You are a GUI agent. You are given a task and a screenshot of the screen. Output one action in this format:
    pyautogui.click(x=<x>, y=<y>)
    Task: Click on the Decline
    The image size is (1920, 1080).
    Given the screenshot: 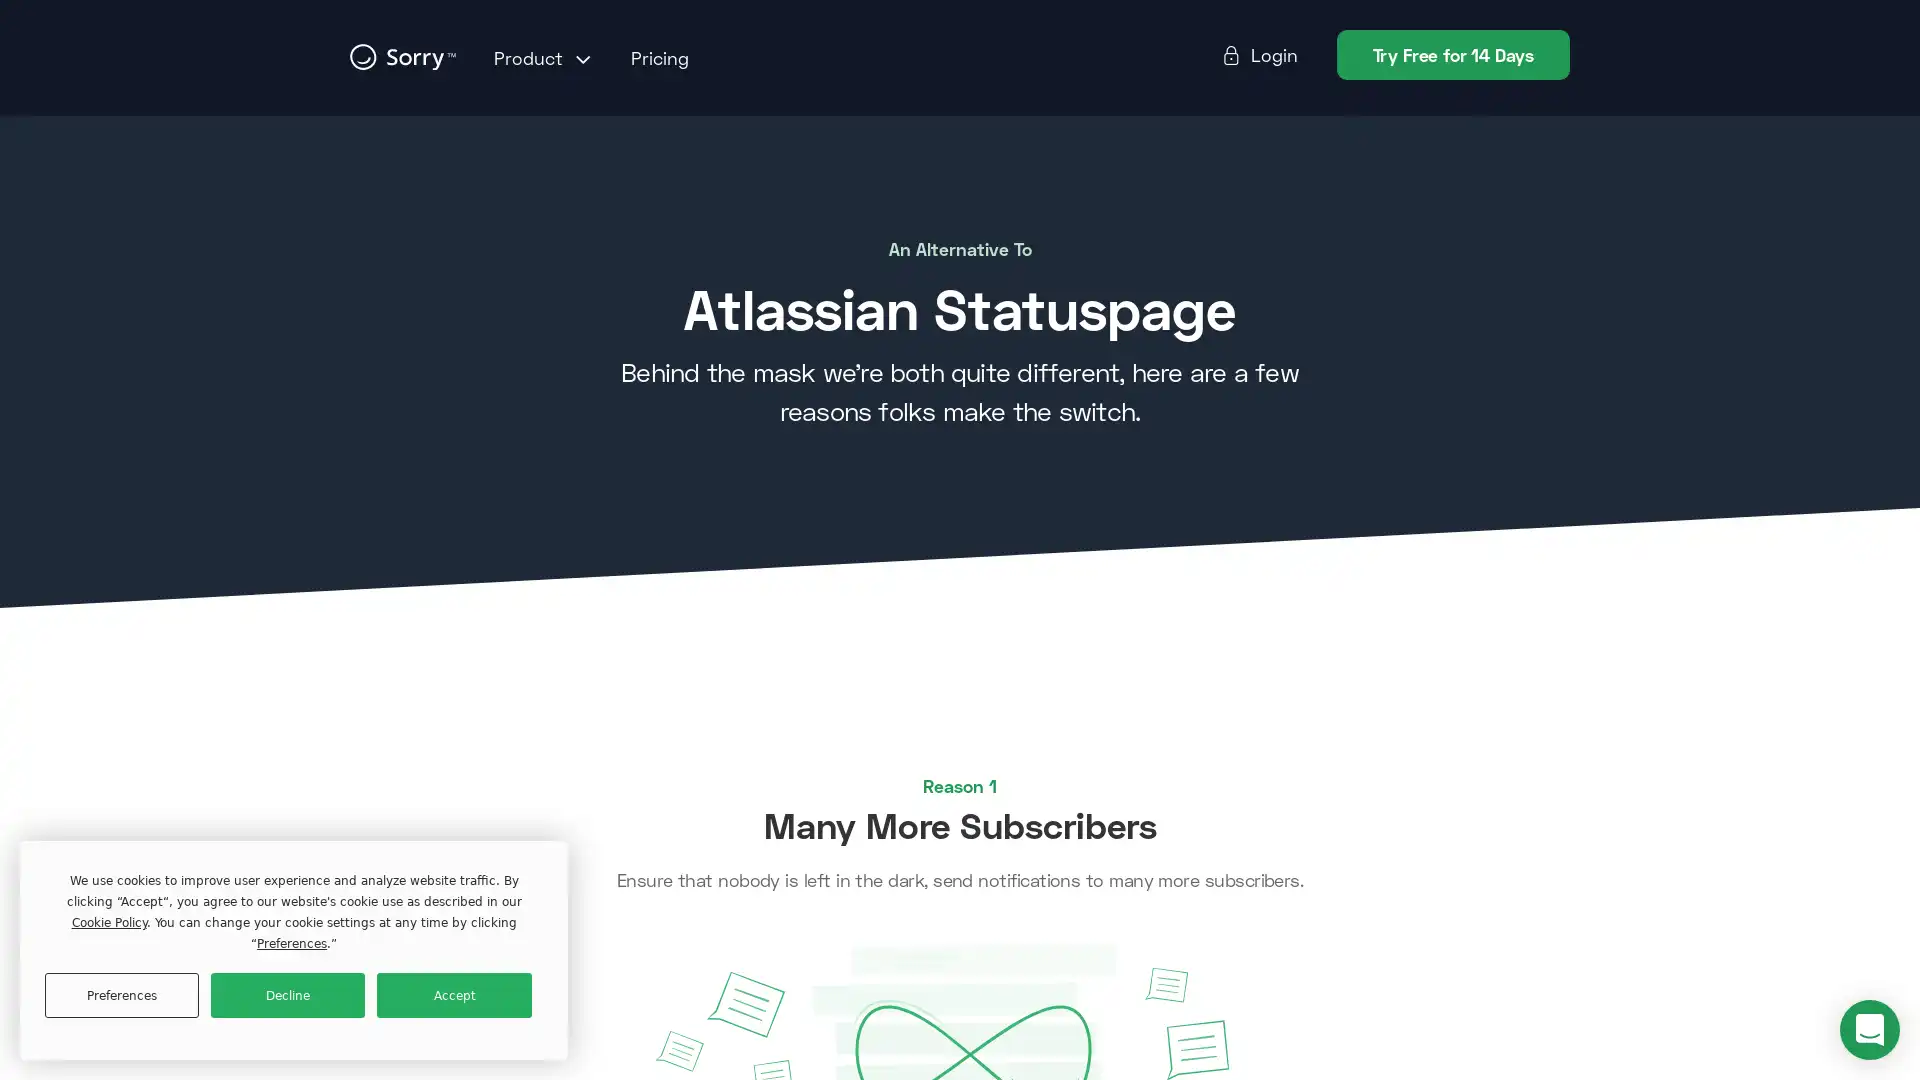 What is the action you would take?
    pyautogui.click(x=287, y=995)
    